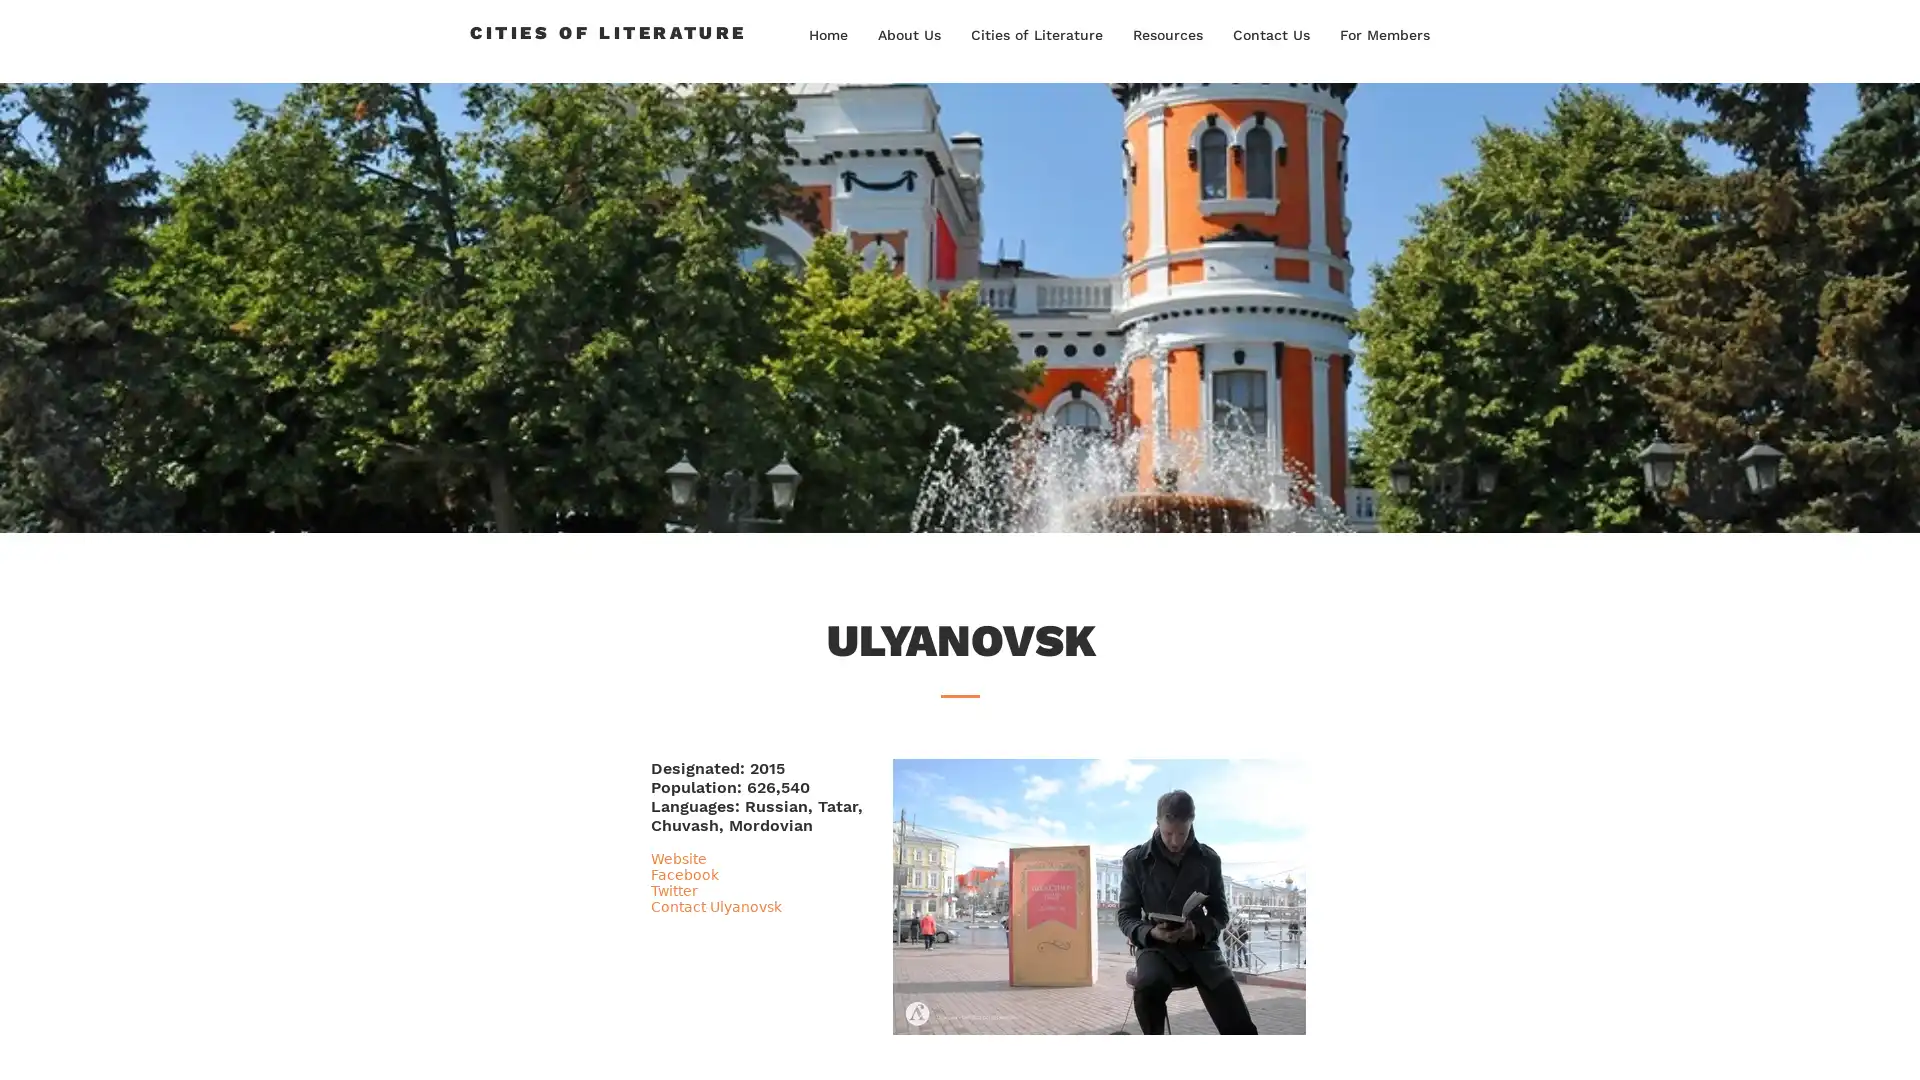  I want to click on Cookie Settings, so click(1703, 1044).